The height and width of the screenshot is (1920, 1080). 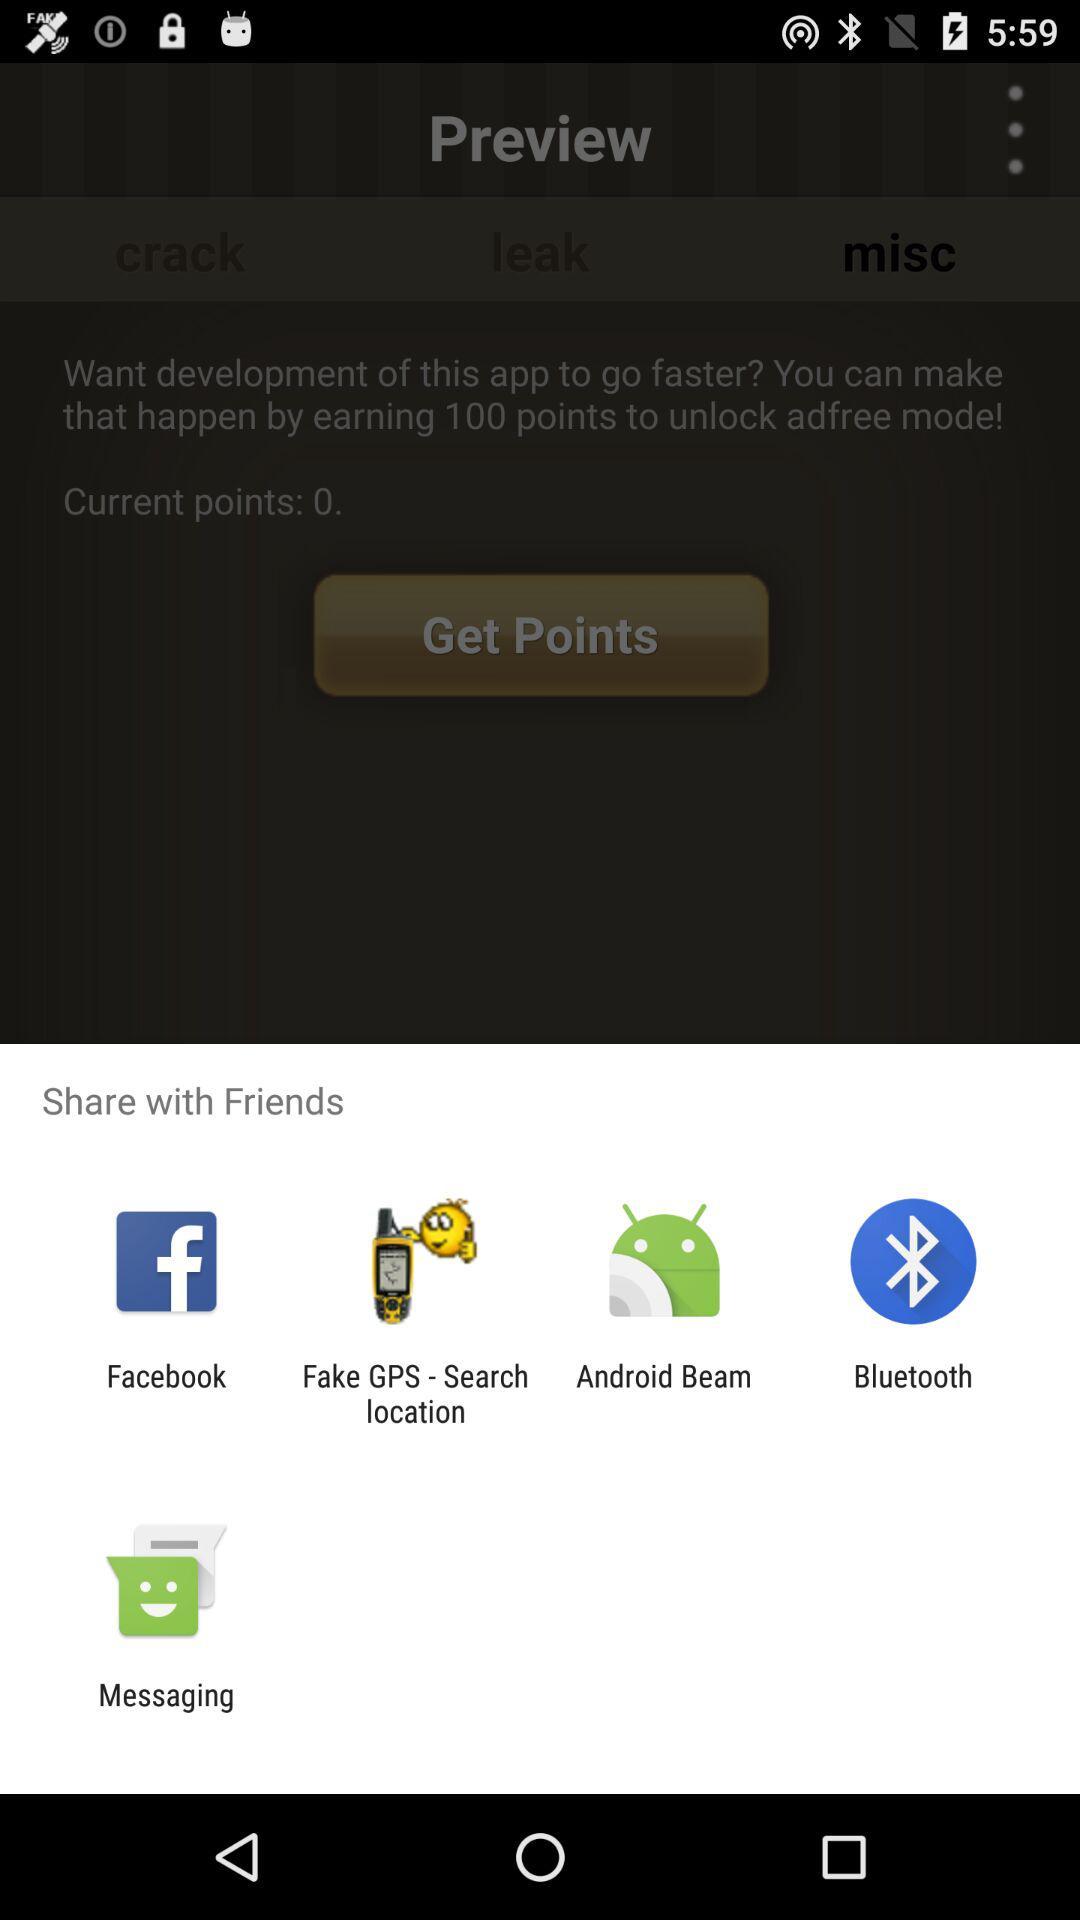 I want to click on bluetooth icon, so click(x=913, y=1392).